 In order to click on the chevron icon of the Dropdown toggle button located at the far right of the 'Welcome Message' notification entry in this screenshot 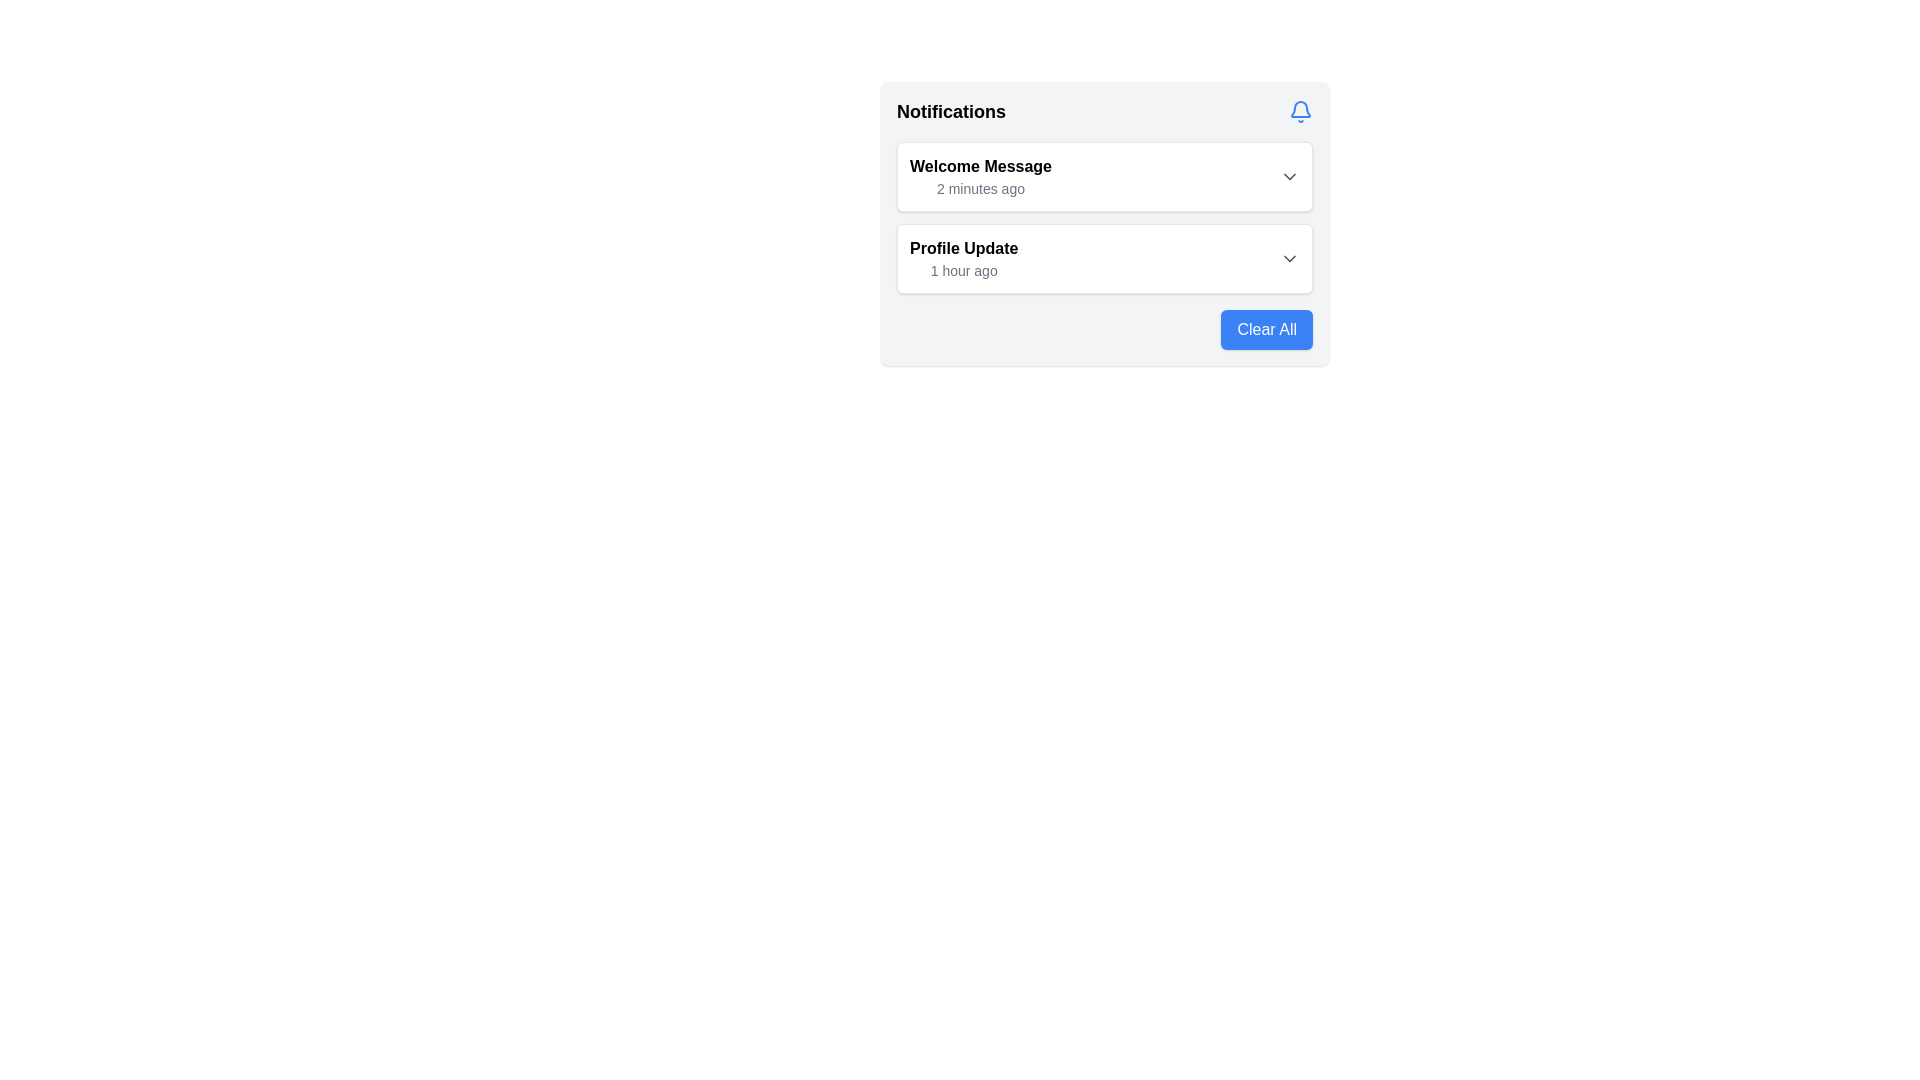, I will do `click(1290, 176)`.